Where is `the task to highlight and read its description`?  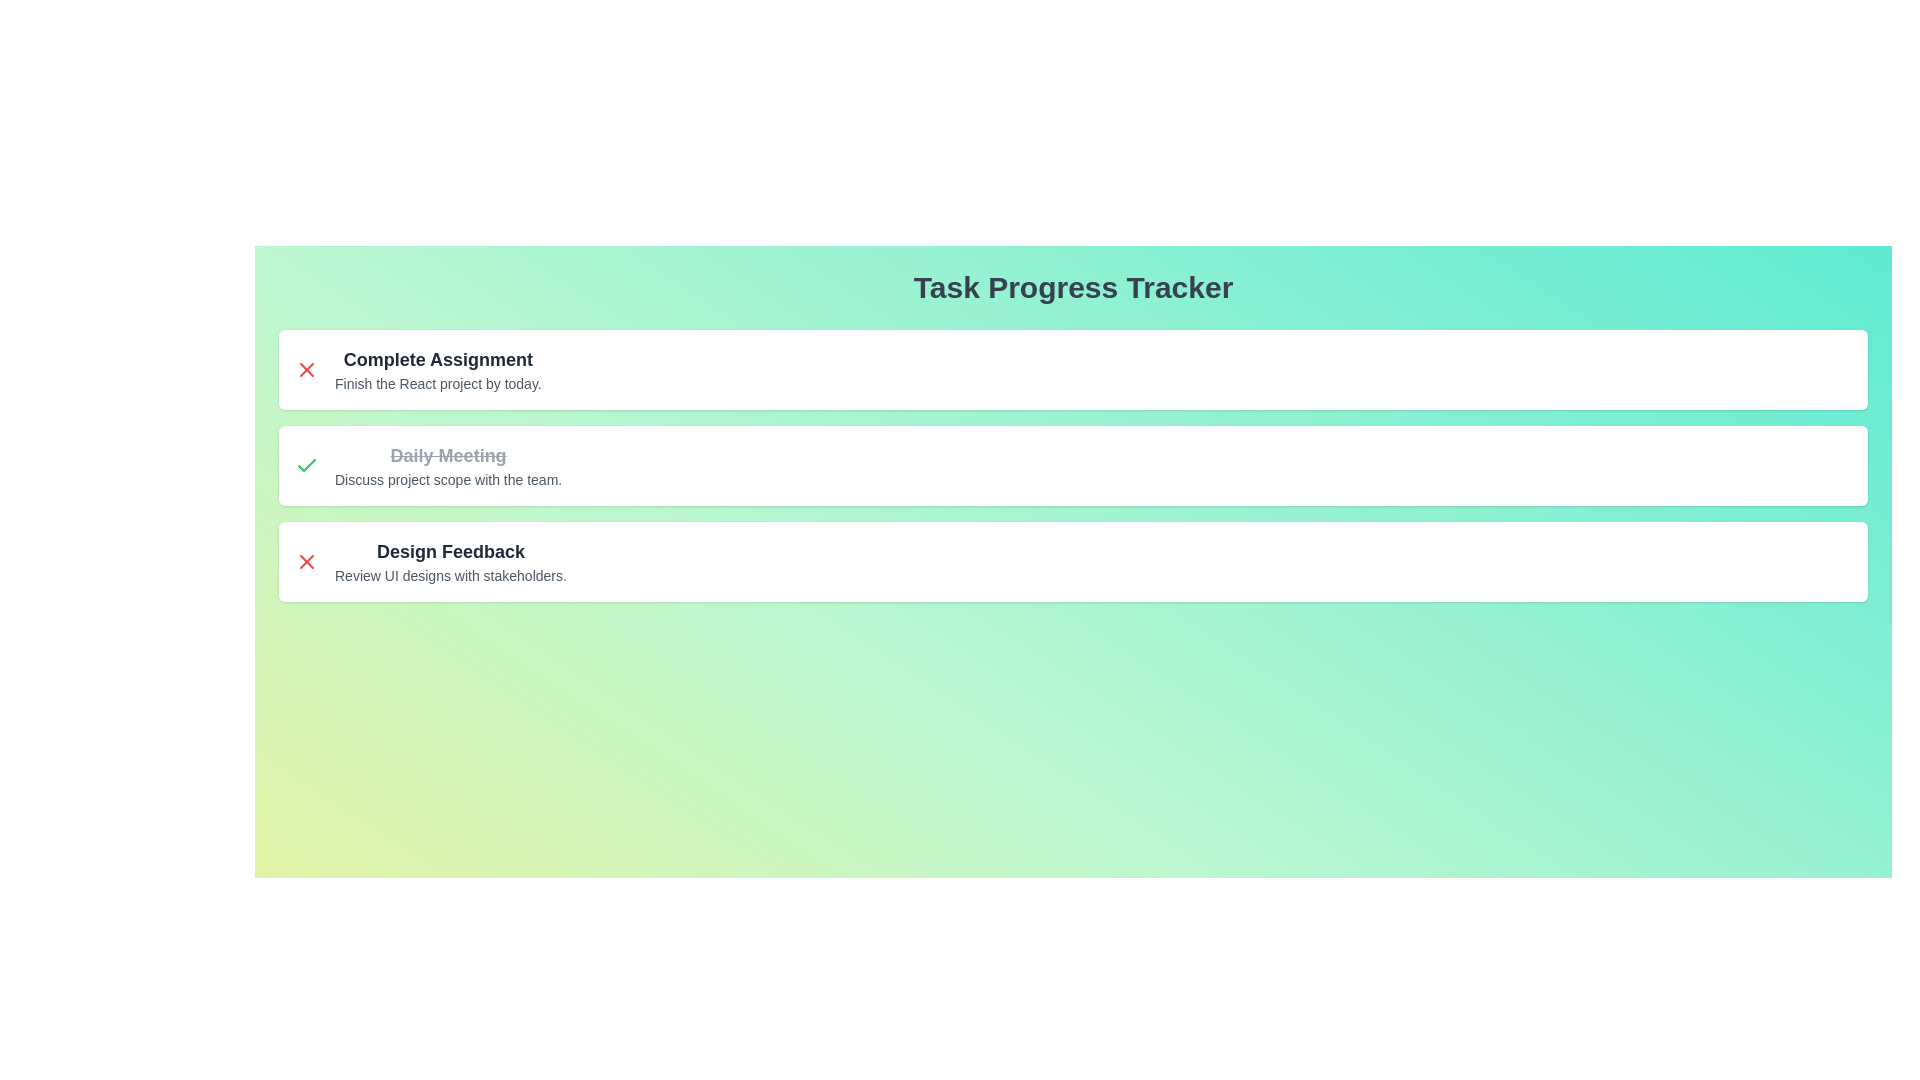
the task to highlight and read its description is located at coordinates (436, 358).